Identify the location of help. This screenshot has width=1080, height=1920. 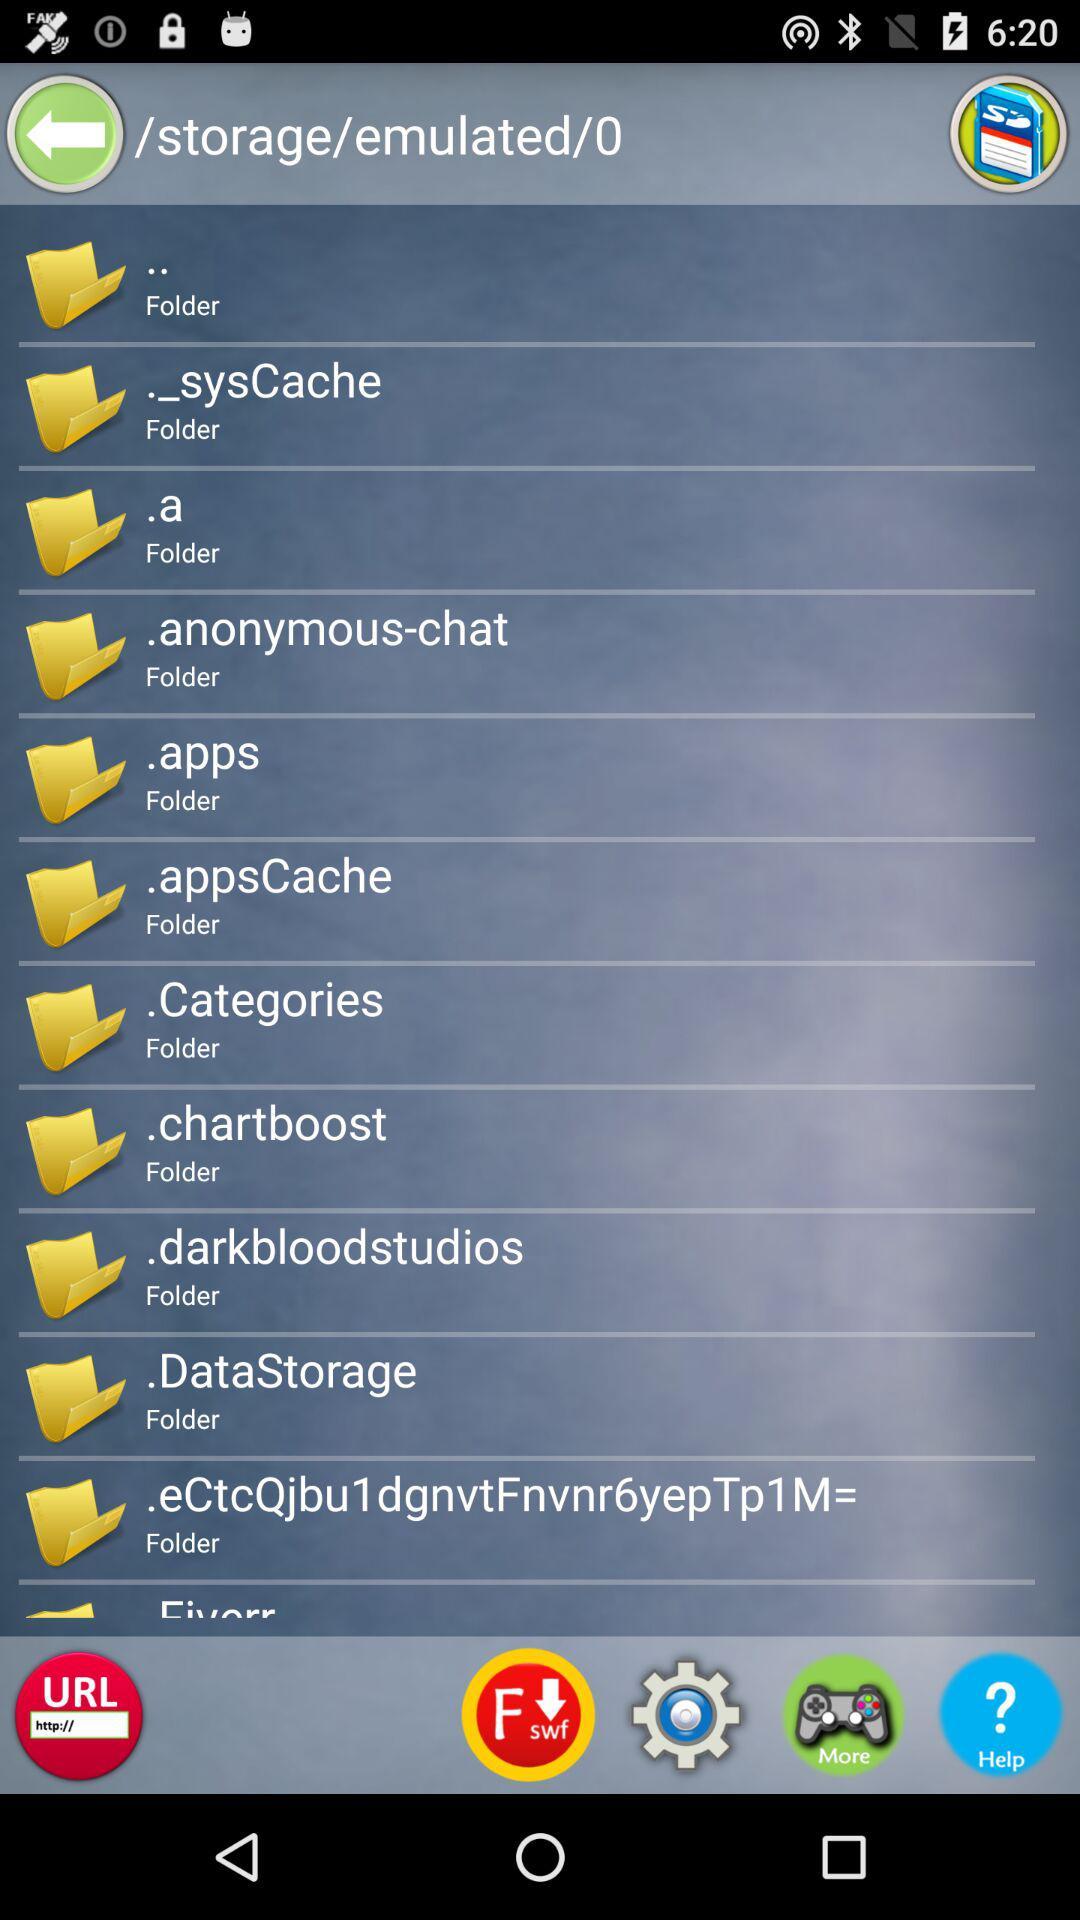
(1001, 1714).